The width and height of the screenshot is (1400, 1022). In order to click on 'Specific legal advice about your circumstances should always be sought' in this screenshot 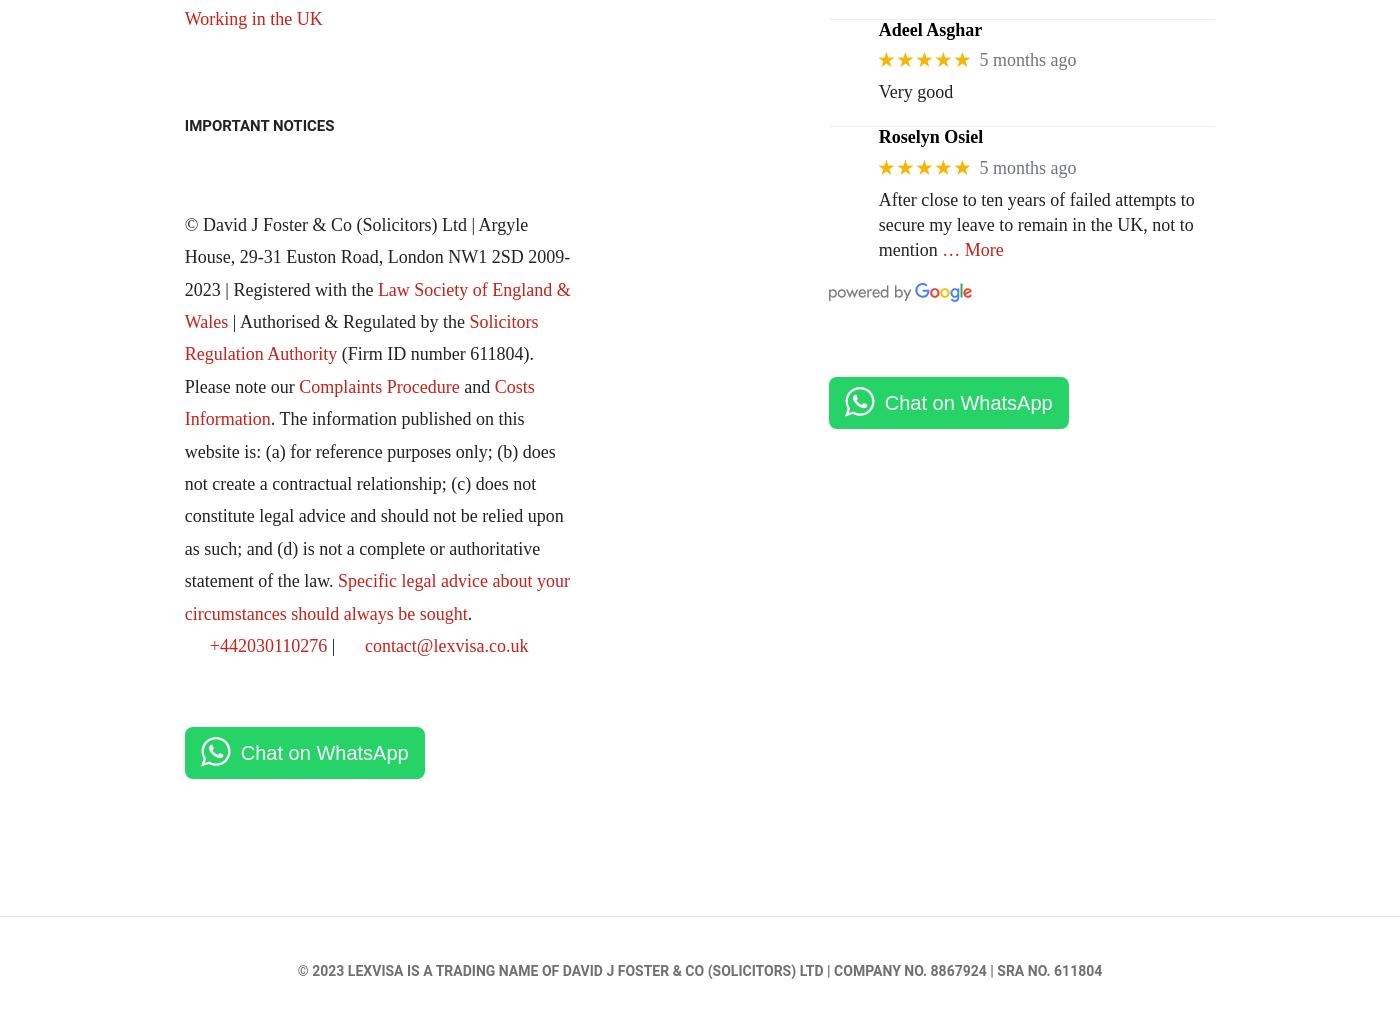, I will do `click(183, 595)`.